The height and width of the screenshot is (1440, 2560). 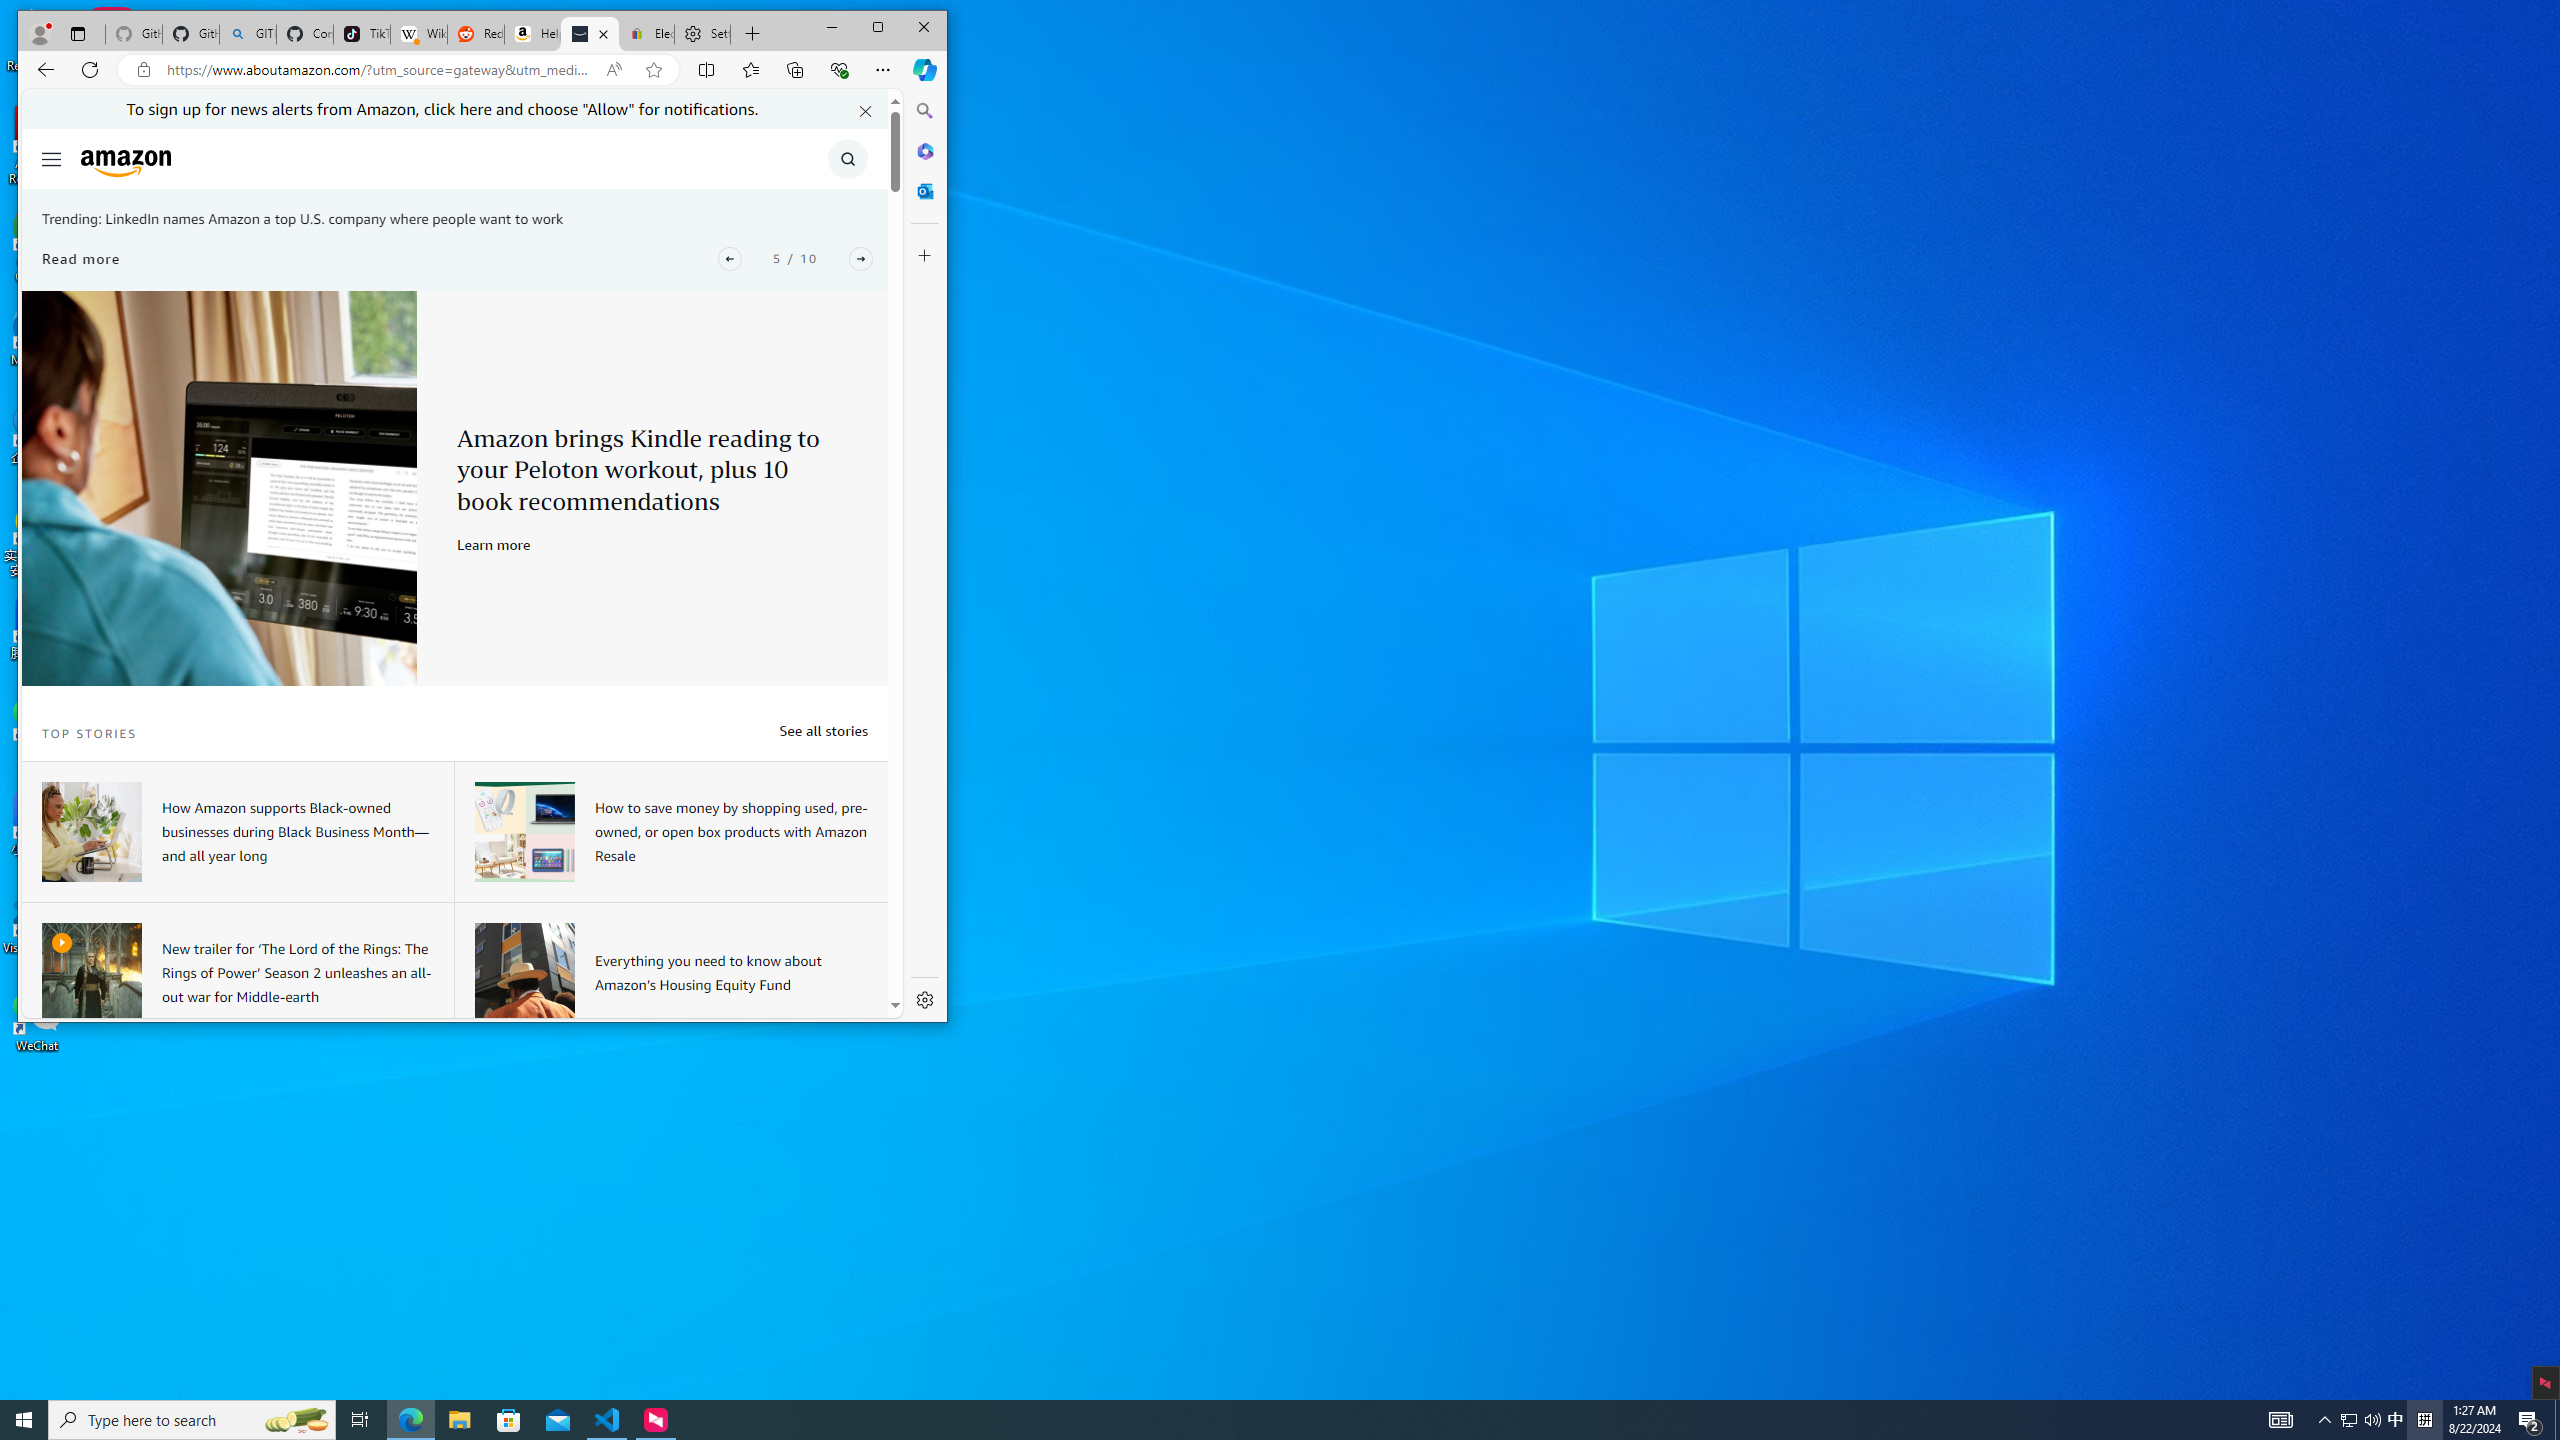 What do you see at coordinates (2279, 1418) in the screenshot?
I see `'AutomationID: 4105'` at bounding box center [2279, 1418].